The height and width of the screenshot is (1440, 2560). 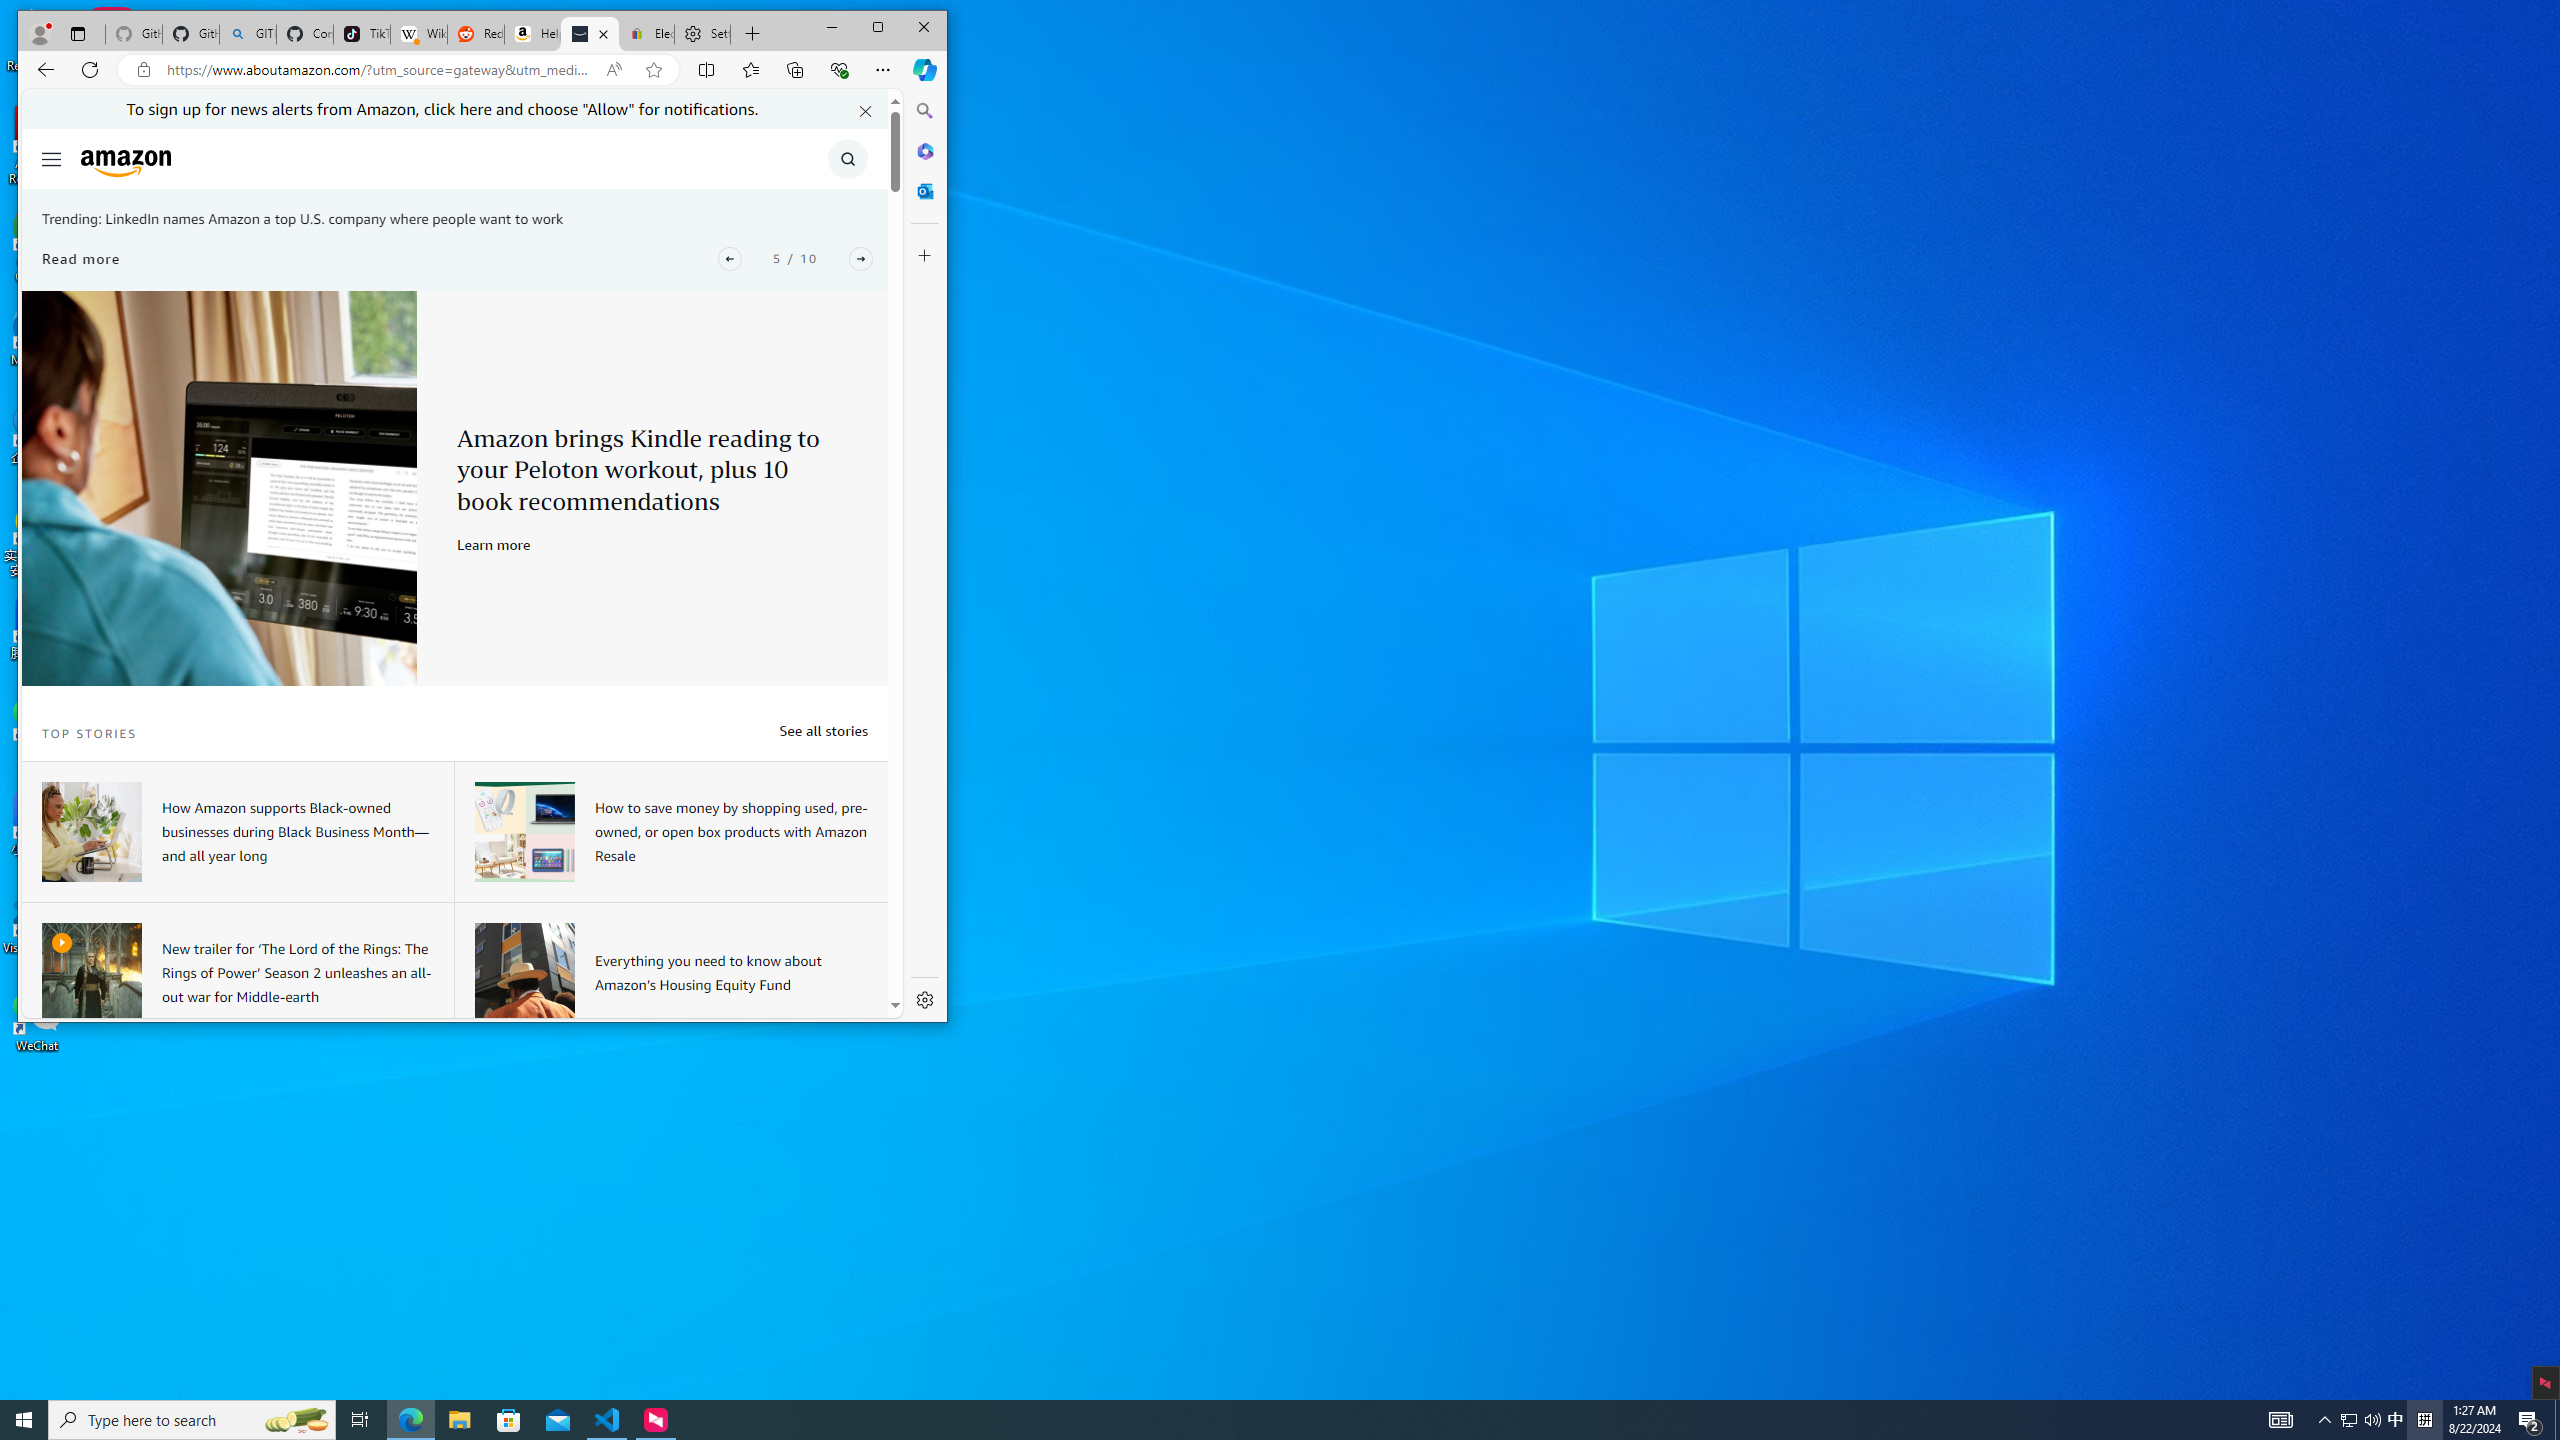 What do you see at coordinates (2279, 1418) in the screenshot?
I see `'AutomationID: 4105'` at bounding box center [2279, 1418].